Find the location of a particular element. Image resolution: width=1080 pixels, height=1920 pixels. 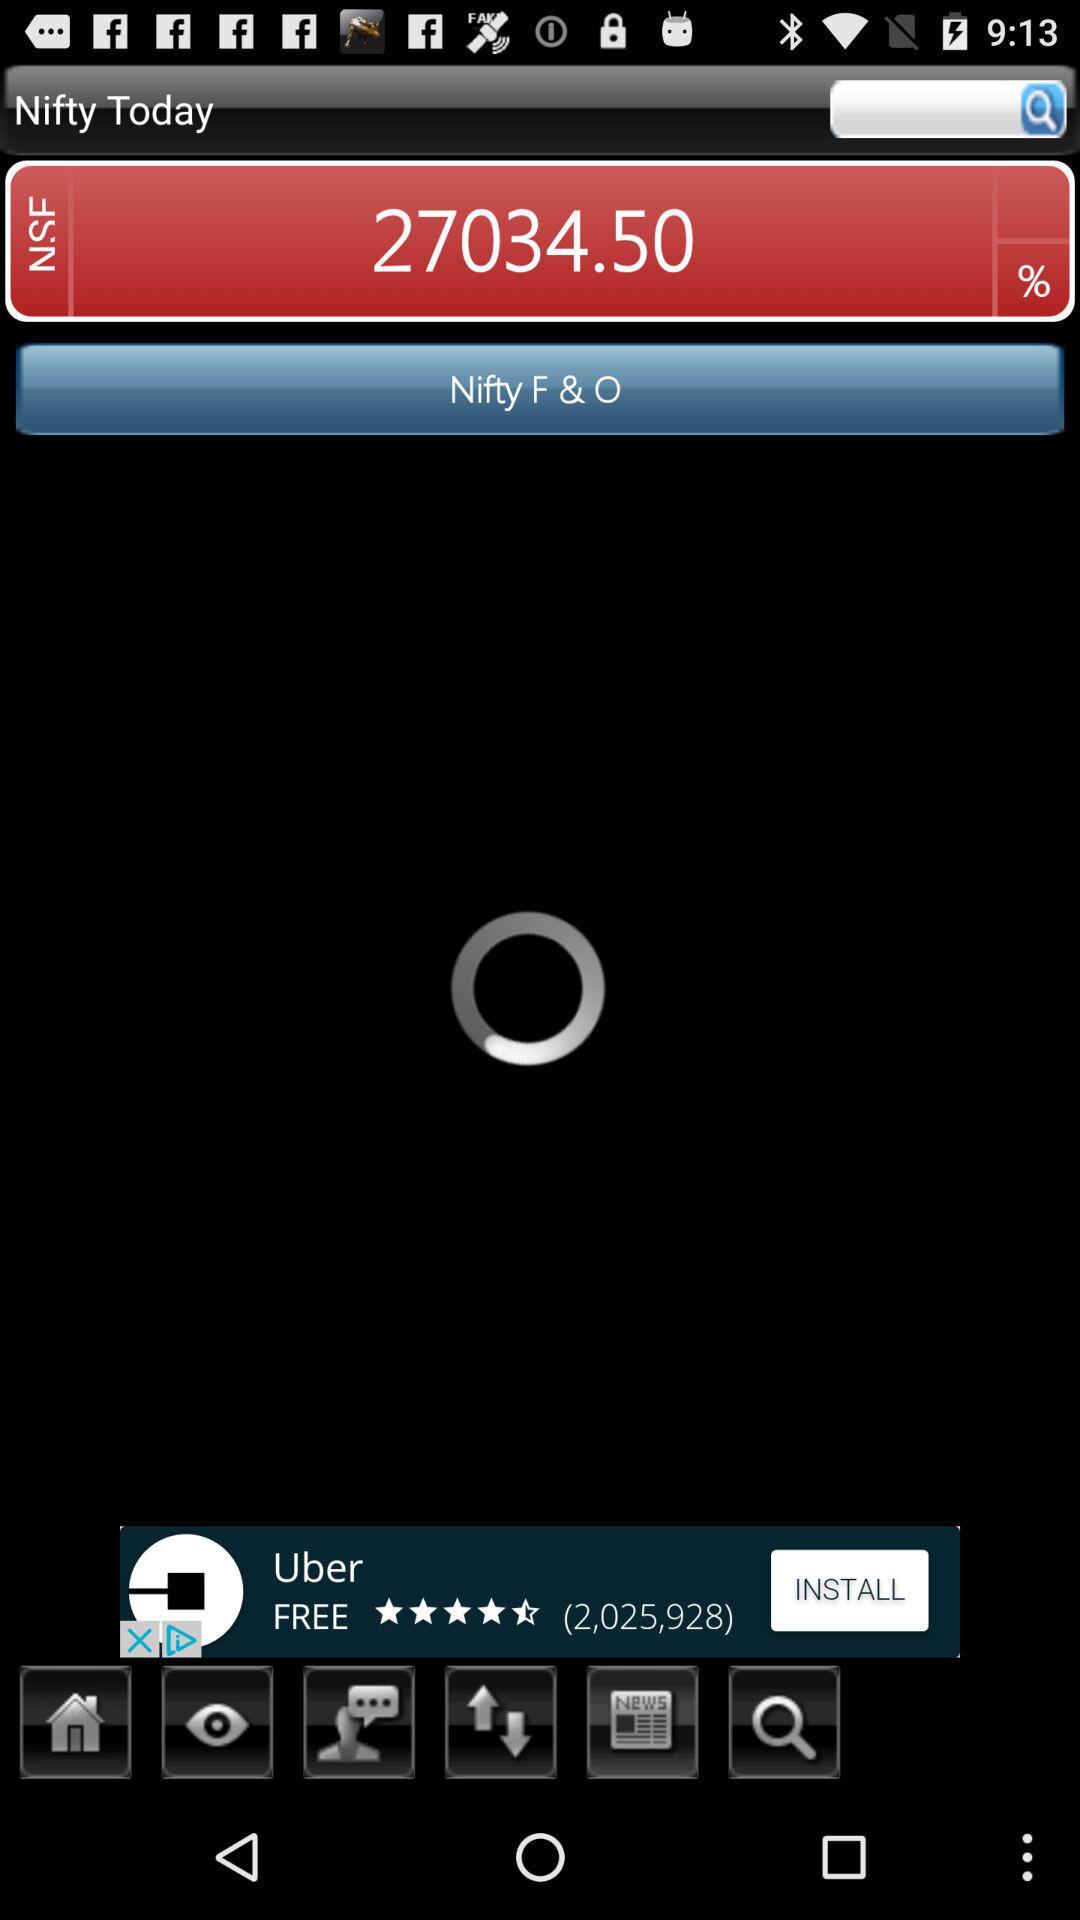

search is located at coordinates (783, 1727).